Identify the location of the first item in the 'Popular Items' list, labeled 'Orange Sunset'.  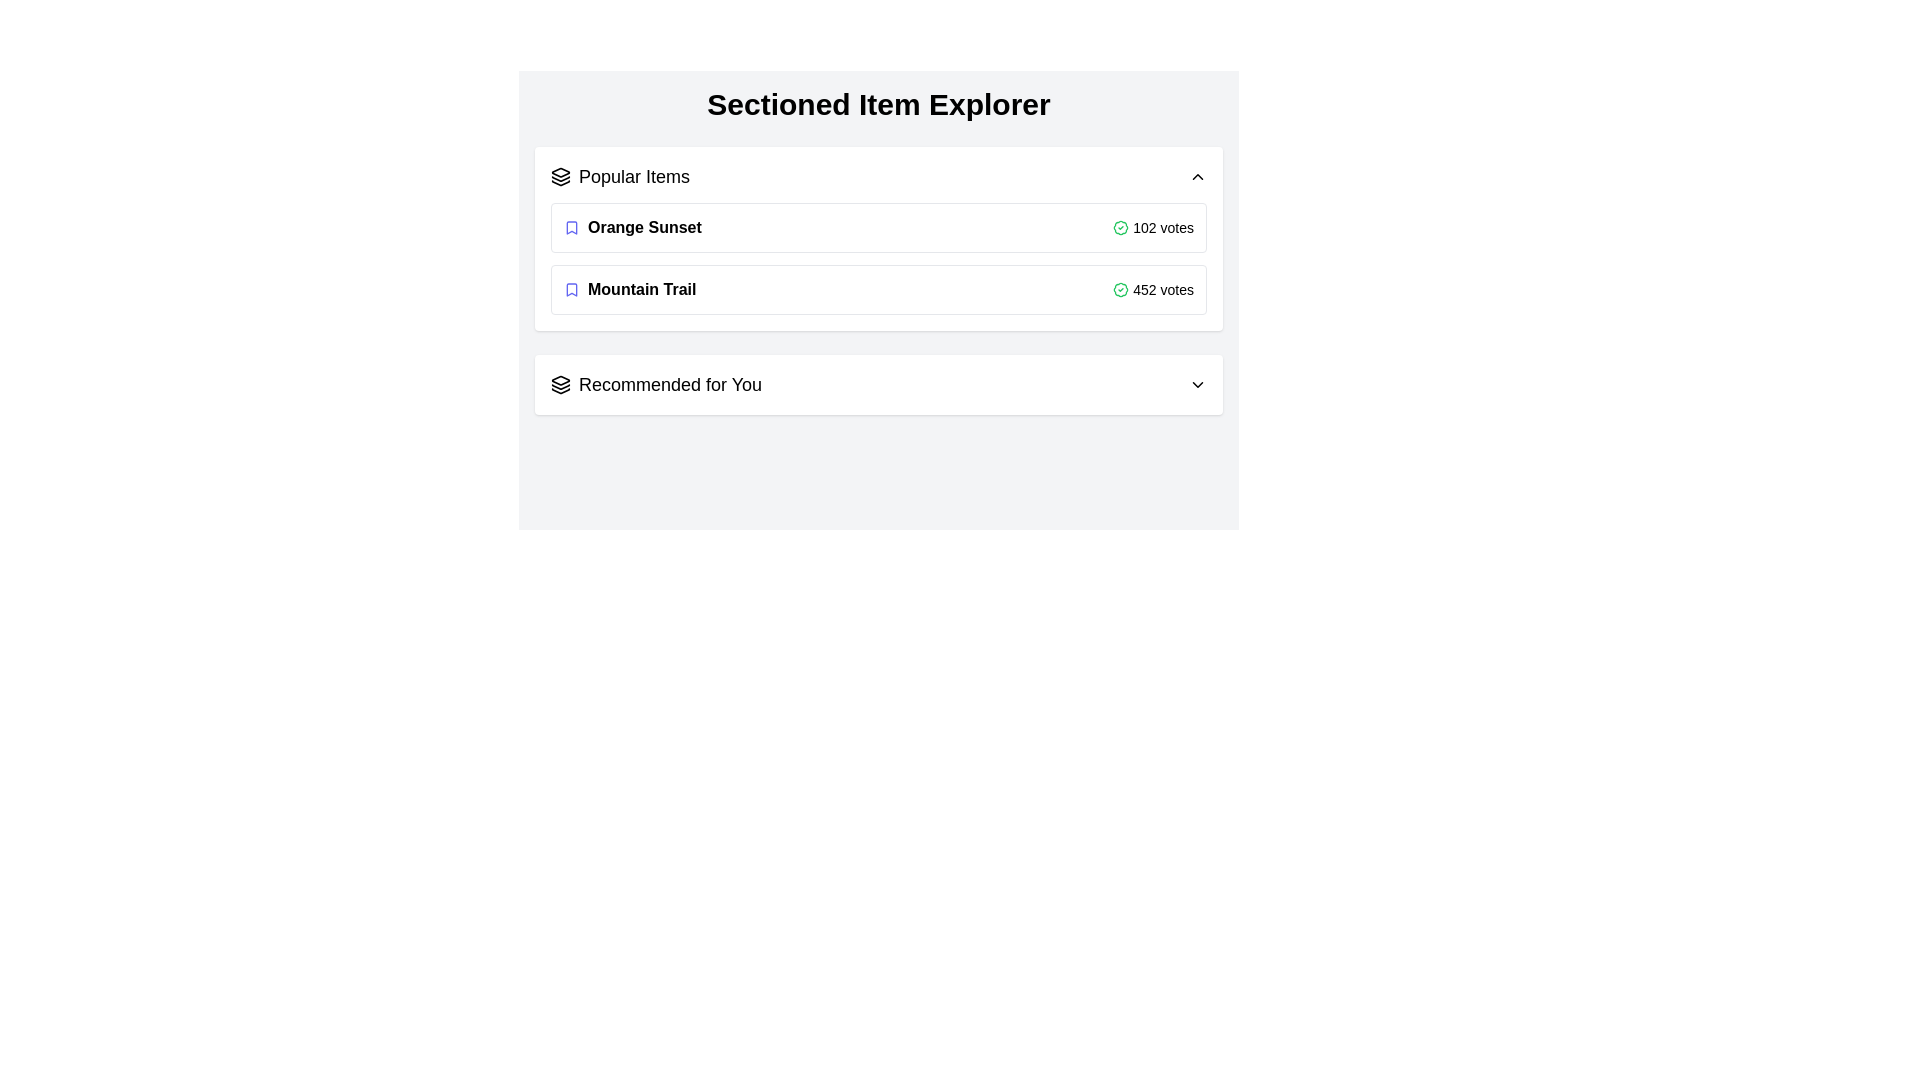
(878, 226).